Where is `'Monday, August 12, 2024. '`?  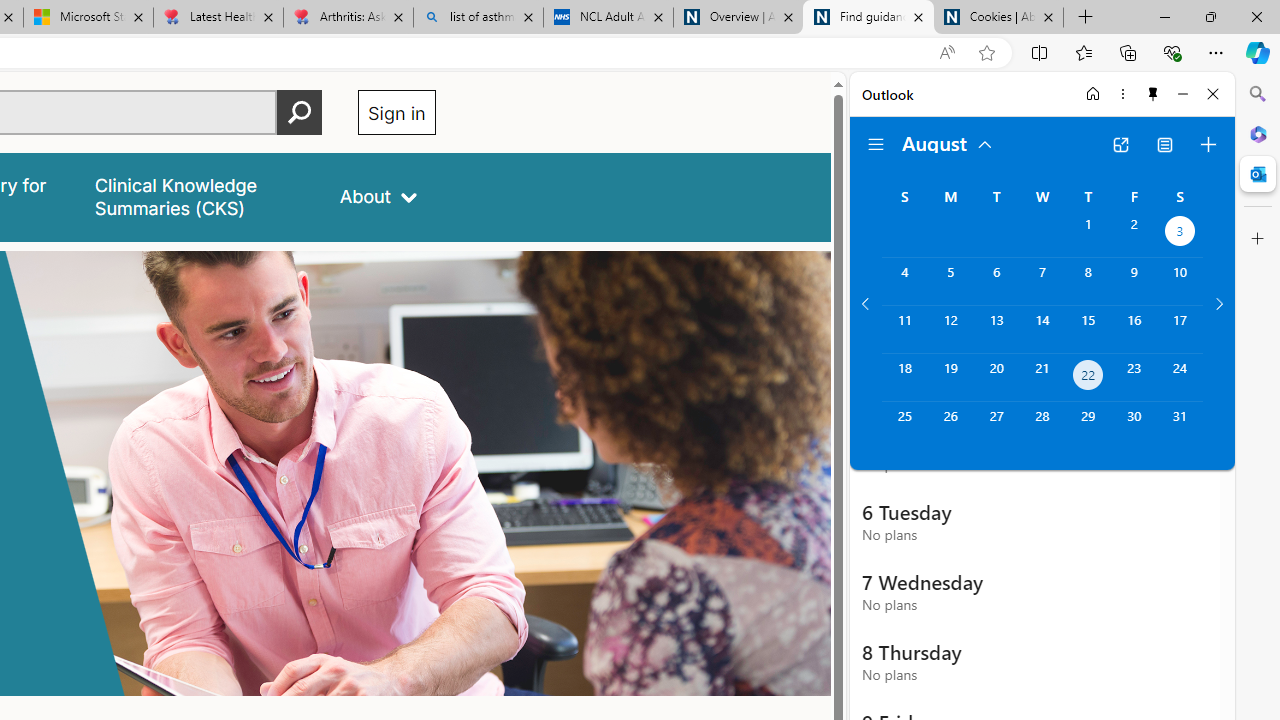
'Monday, August 12, 2024. ' is located at coordinates (949, 328).